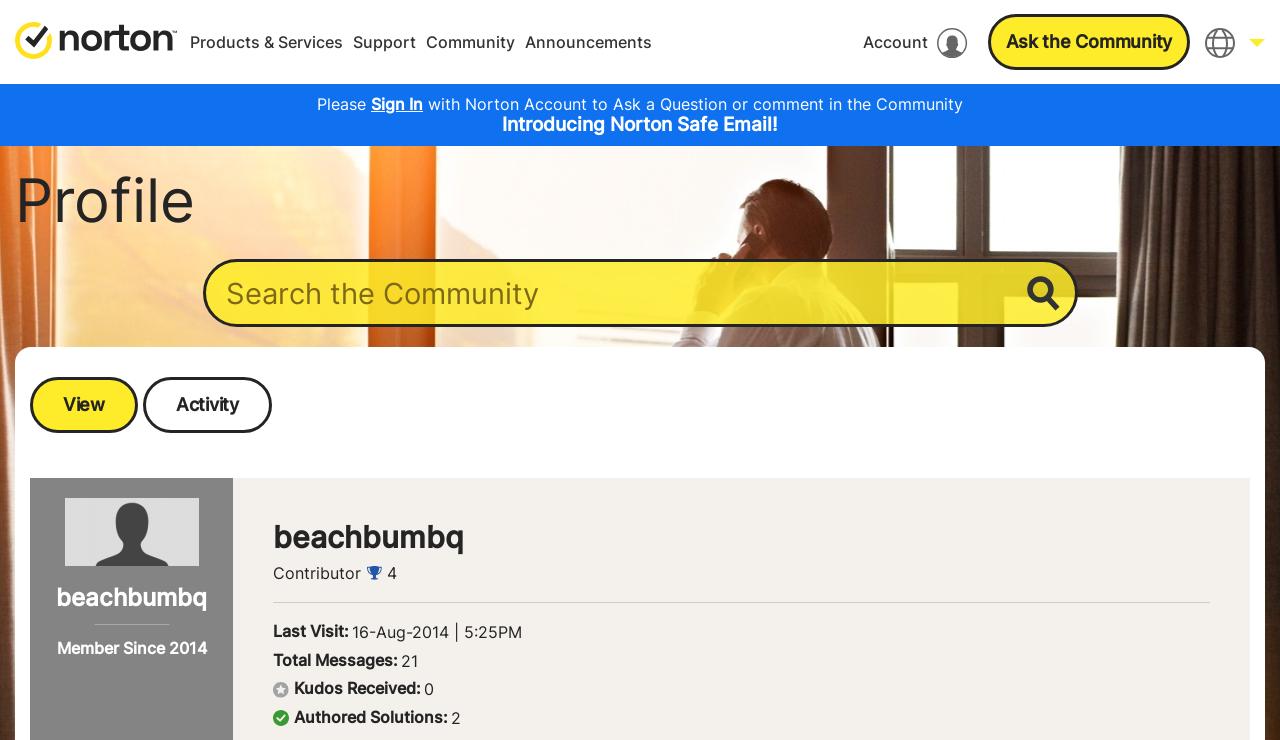 Image resolution: width=1280 pixels, height=740 pixels. I want to click on 'Introducing Norton Safe Email!', so click(640, 123).